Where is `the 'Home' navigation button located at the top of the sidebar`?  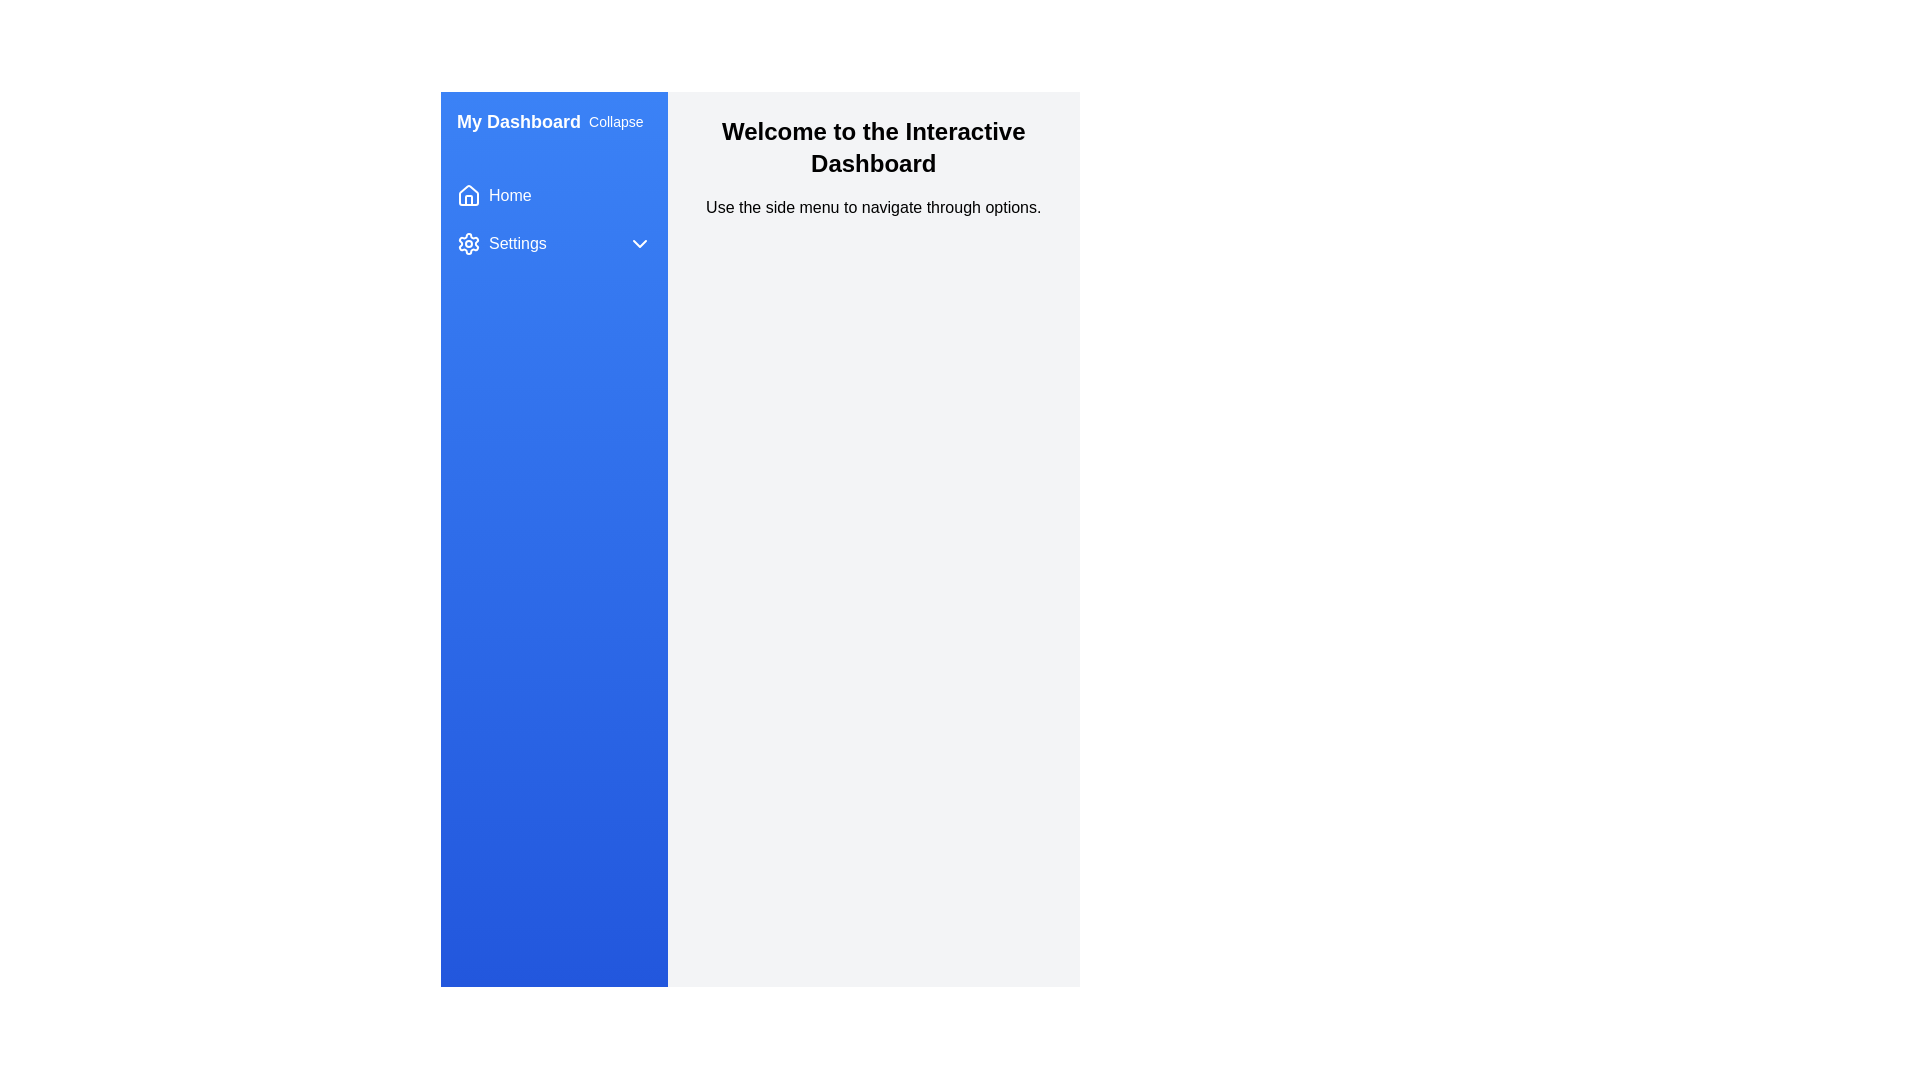
the 'Home' navigation button located at the top of the sidebar is located at coordinates (554, 196).